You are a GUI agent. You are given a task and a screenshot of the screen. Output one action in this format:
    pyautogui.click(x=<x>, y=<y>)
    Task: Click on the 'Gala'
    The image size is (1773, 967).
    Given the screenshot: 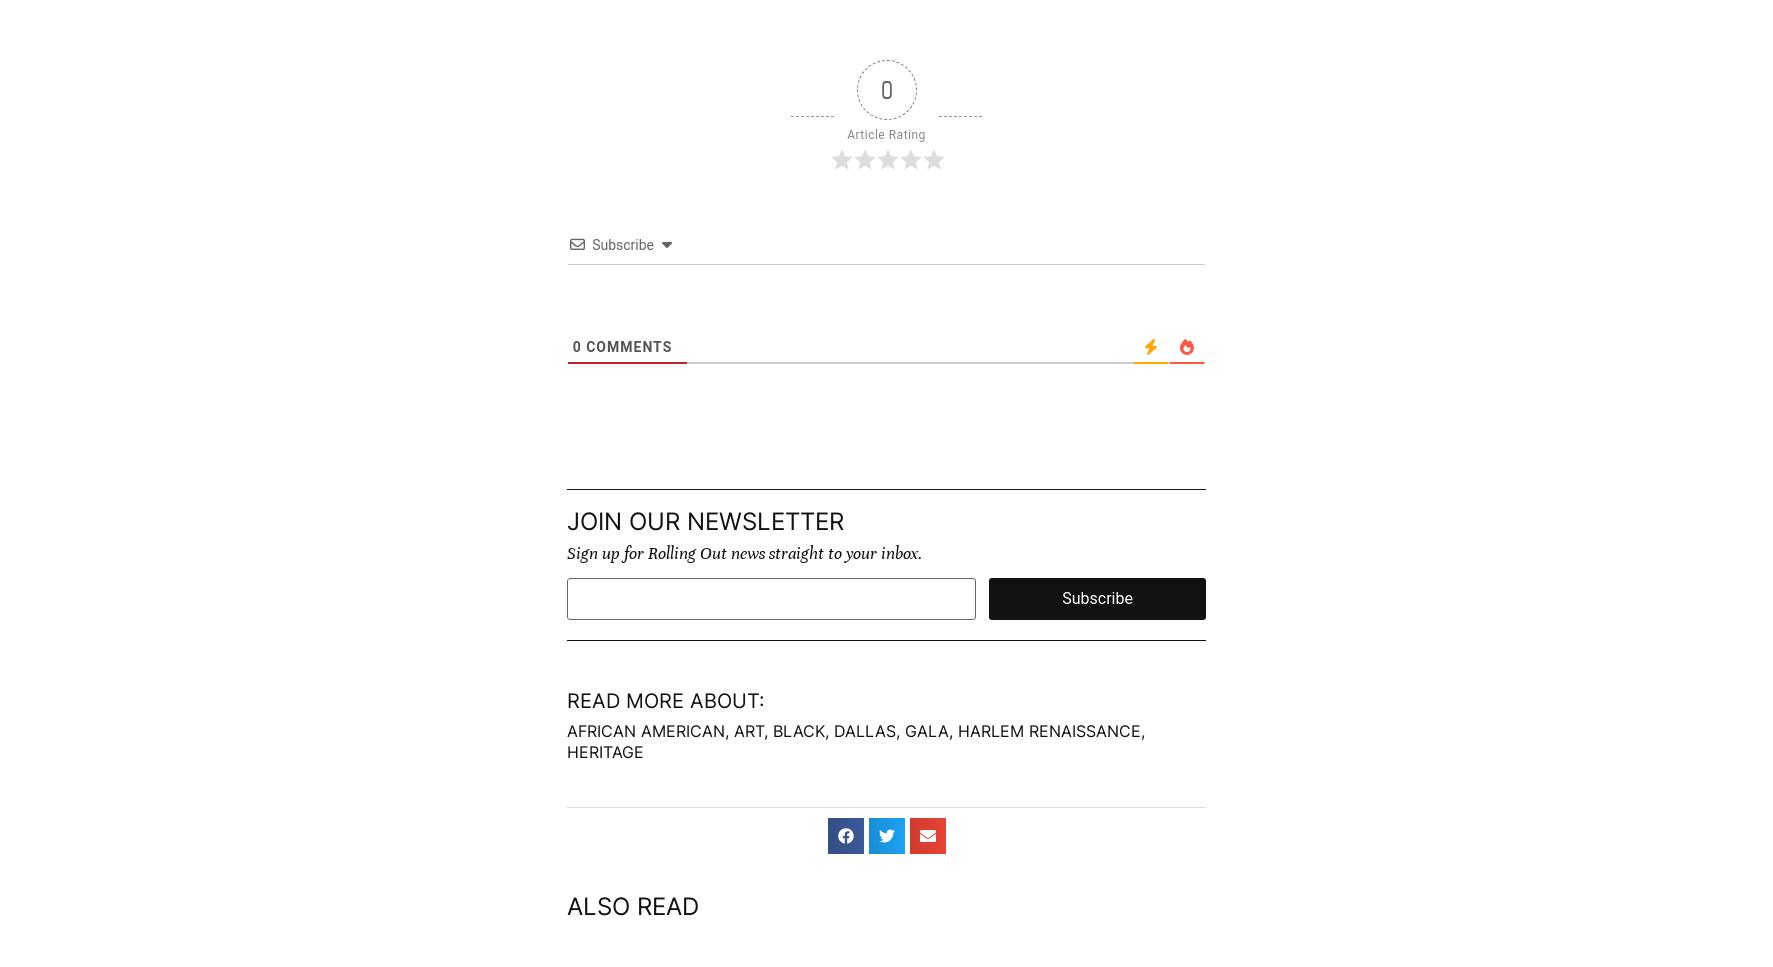 What is the action you would take?
    pyautogui.click(x=926, y=728)
    